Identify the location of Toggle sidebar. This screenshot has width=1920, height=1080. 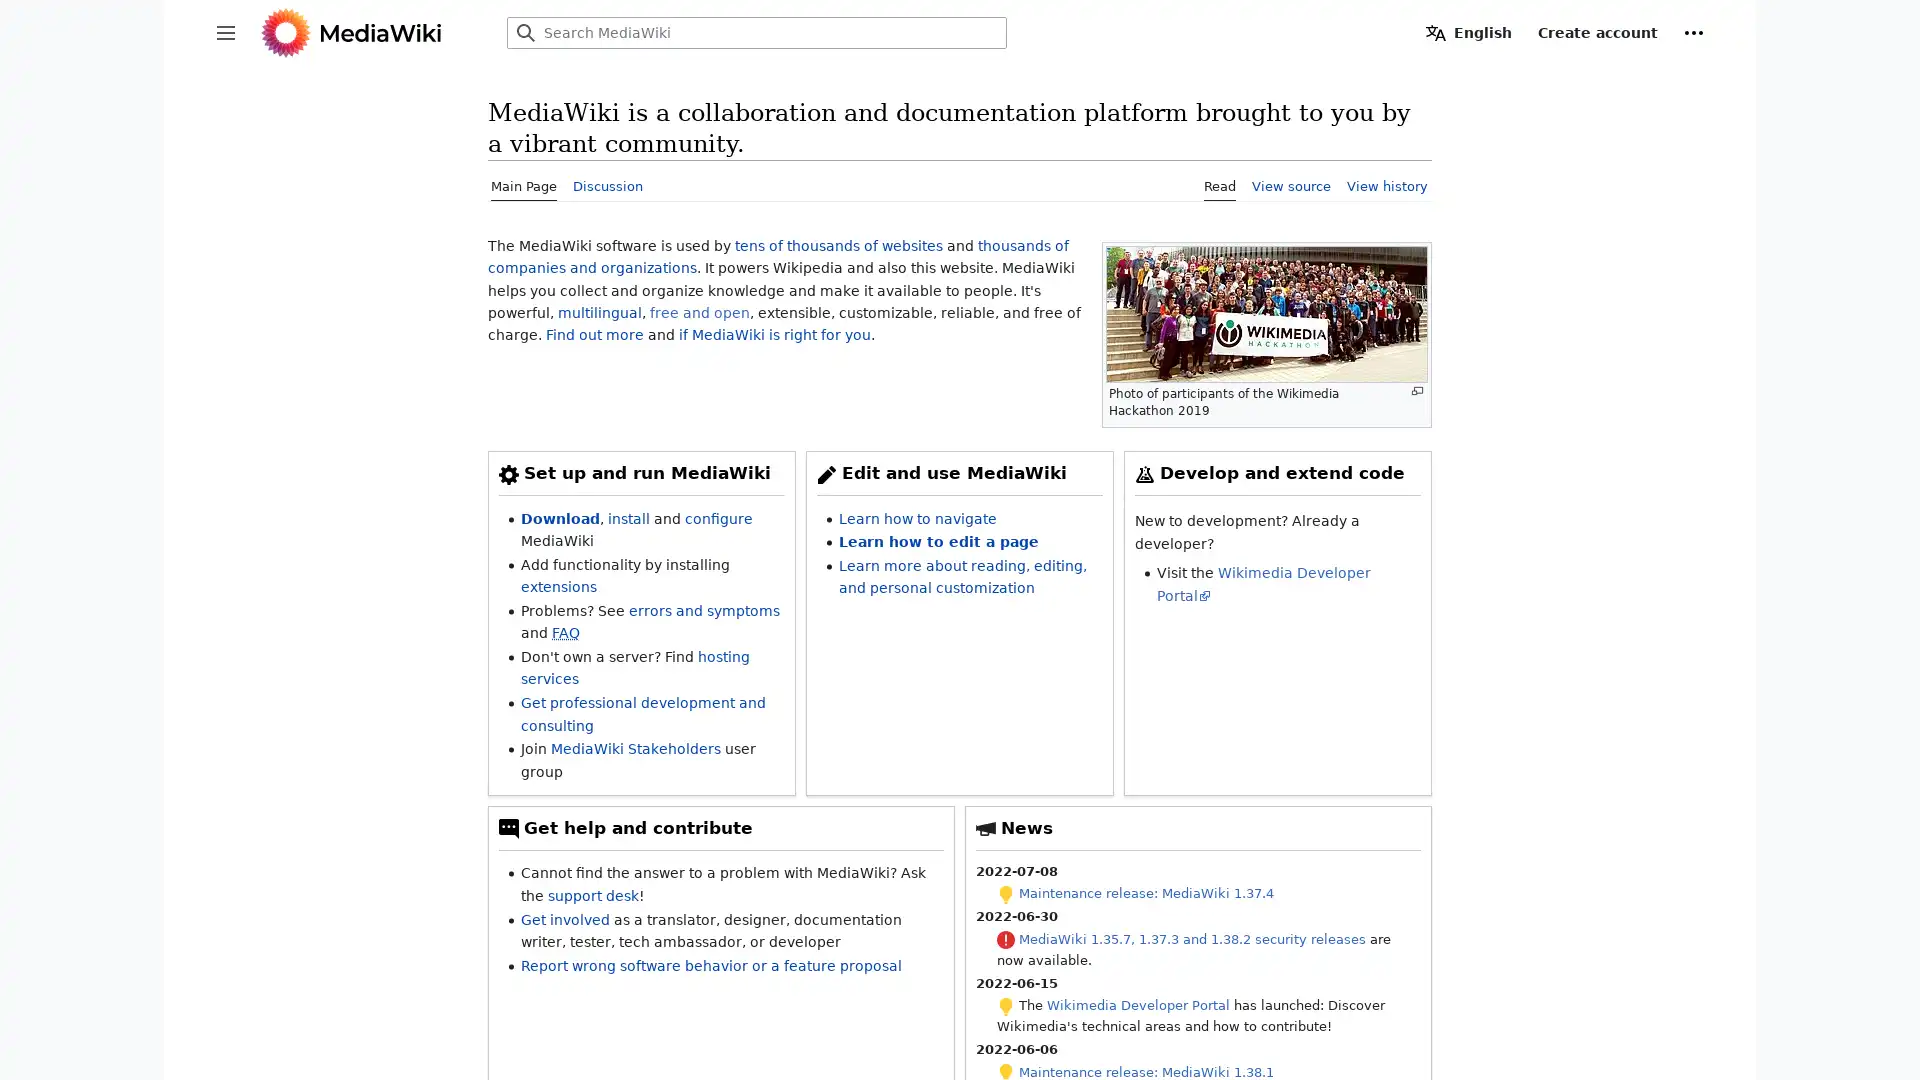
(225, 33).